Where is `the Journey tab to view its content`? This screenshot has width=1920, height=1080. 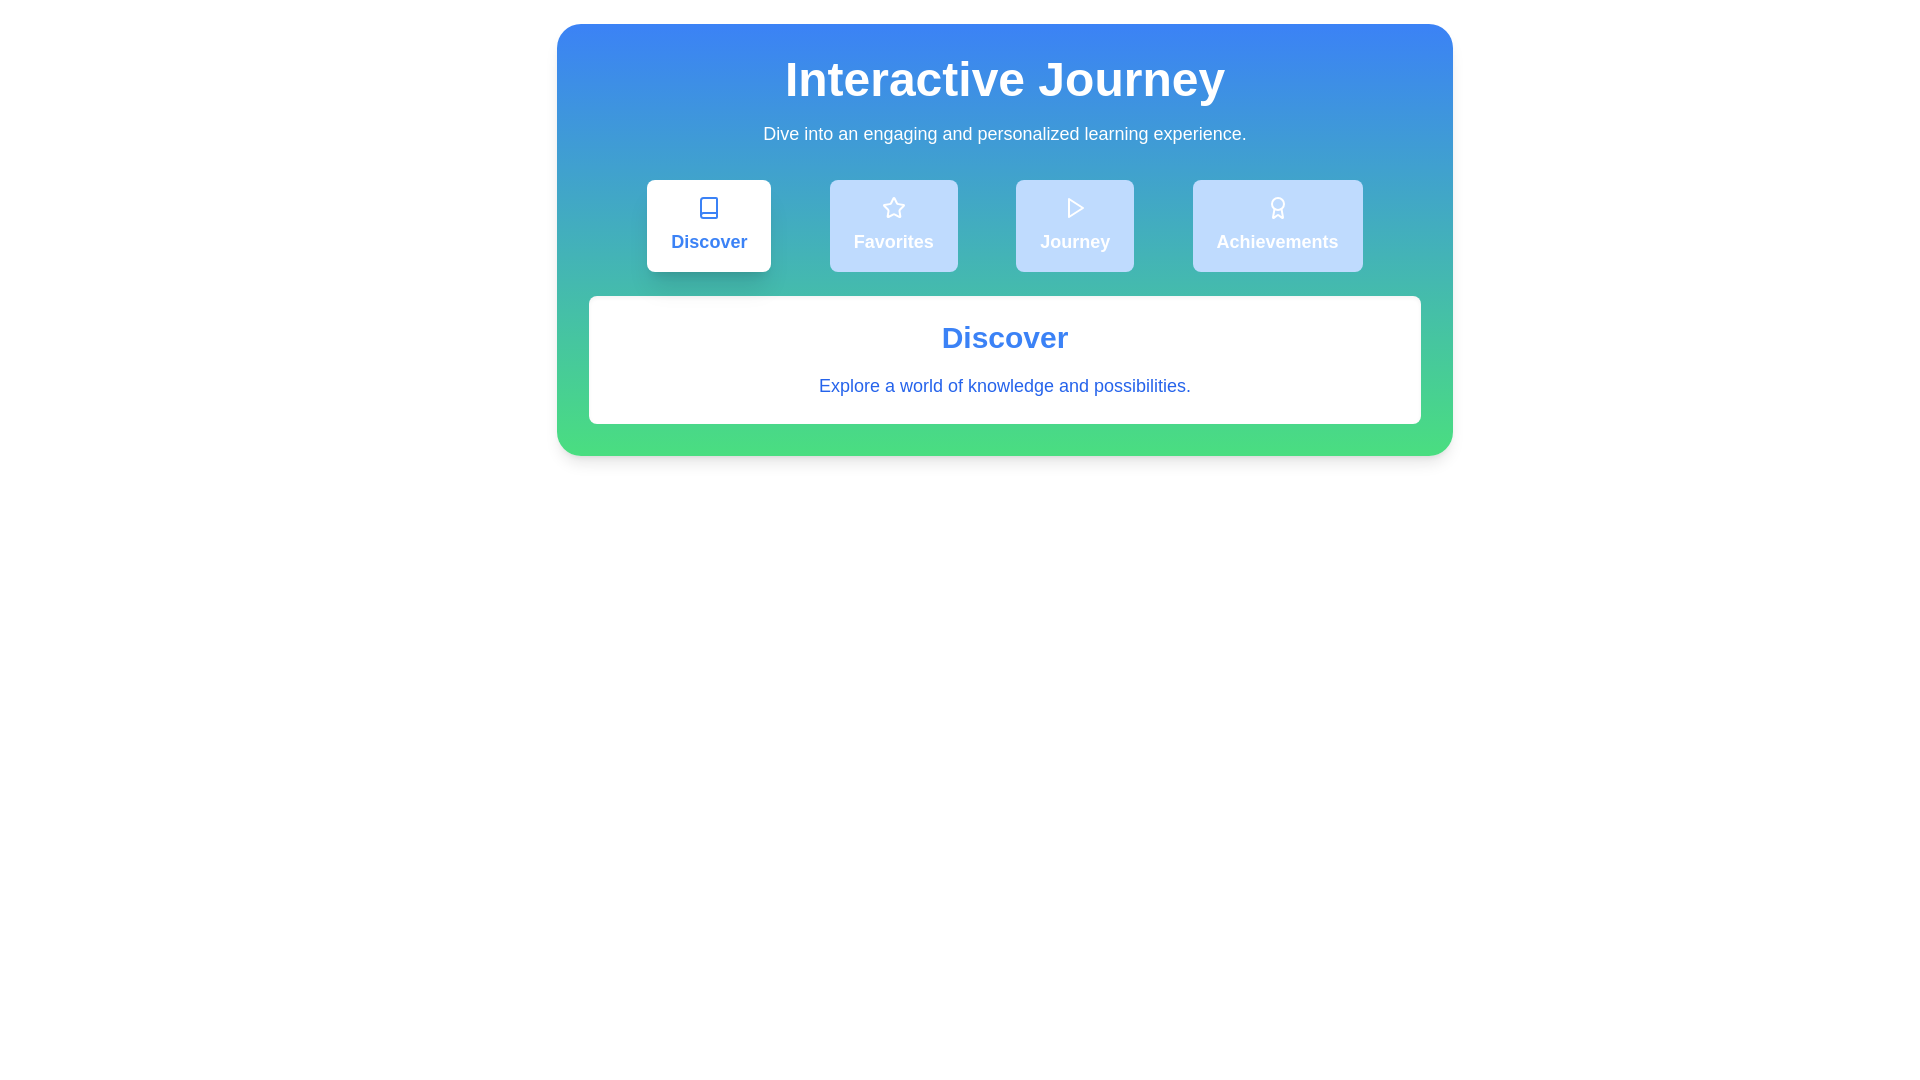
the Journey tab to view its content is located at coordinates (1074, 225).